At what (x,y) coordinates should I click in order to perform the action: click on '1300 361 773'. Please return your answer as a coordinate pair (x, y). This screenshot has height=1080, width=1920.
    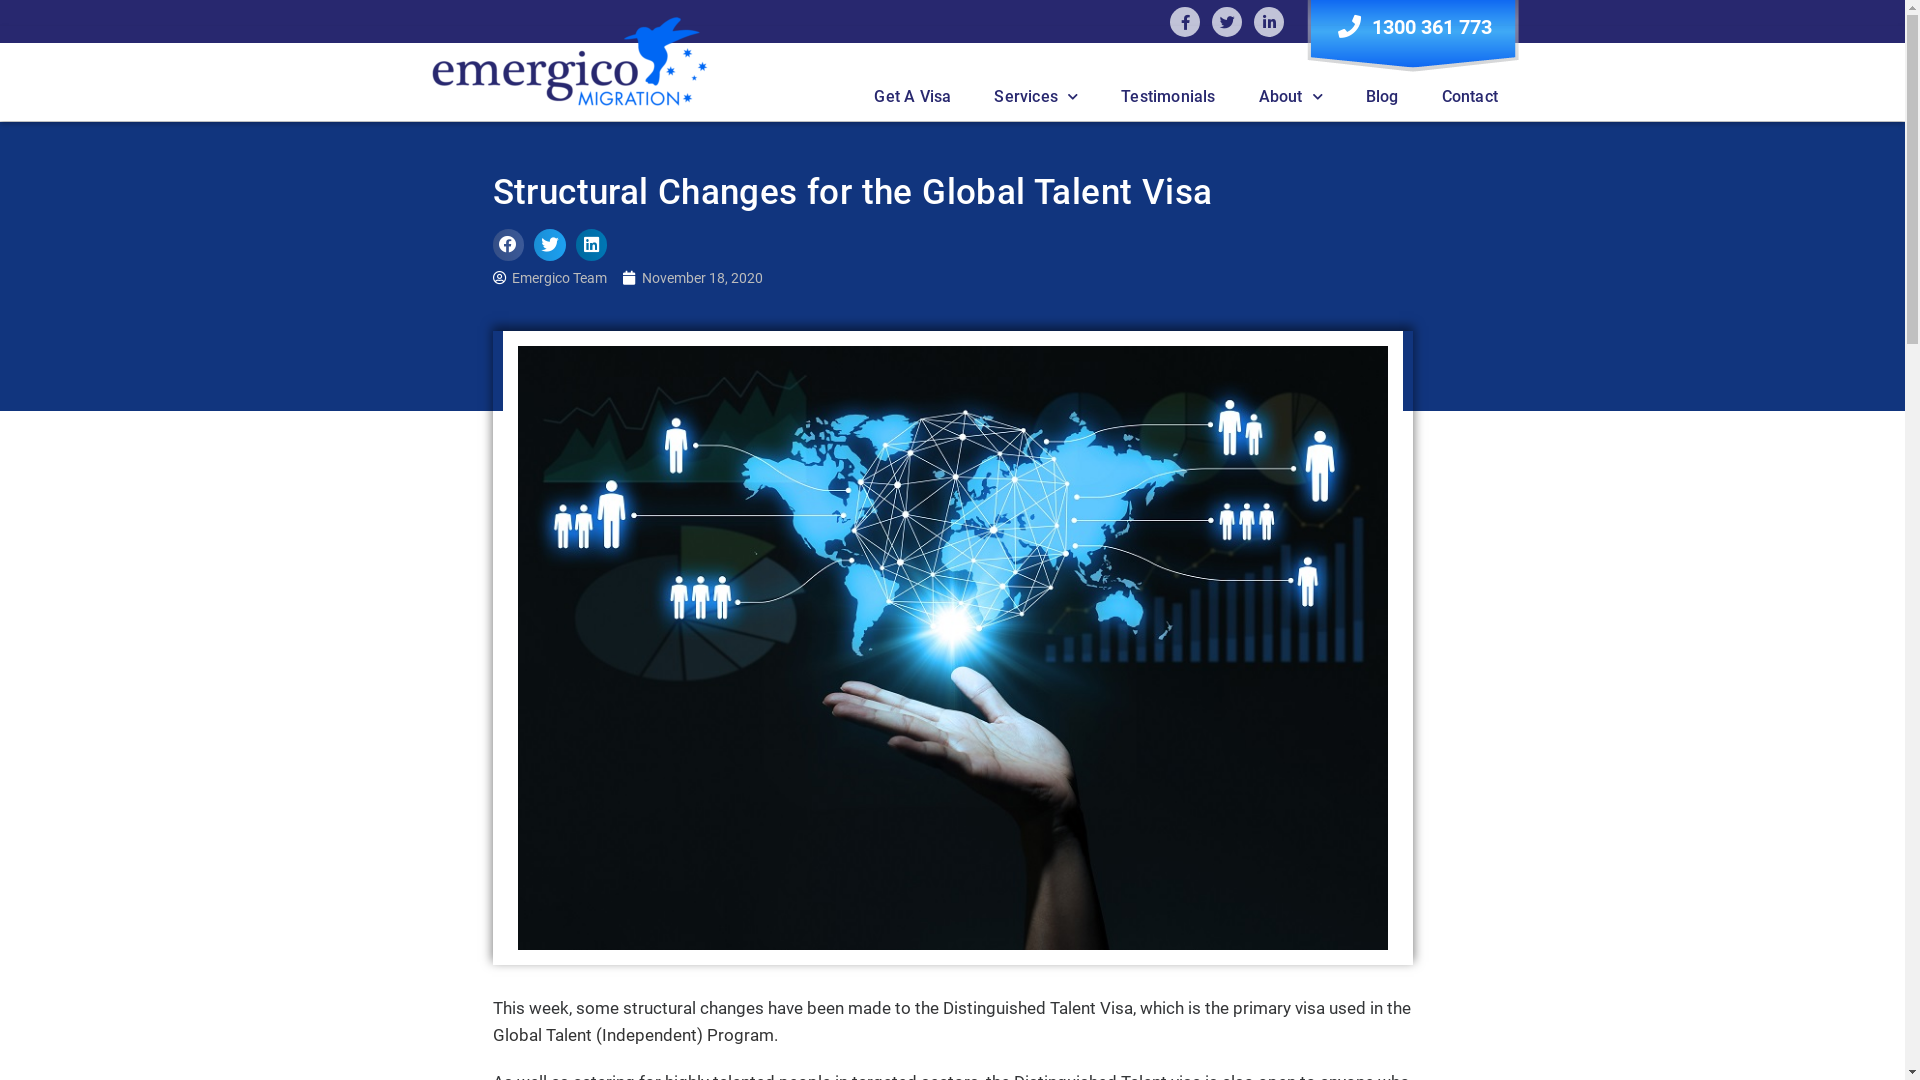
    Looking at the image, I should click on (1411, 26).